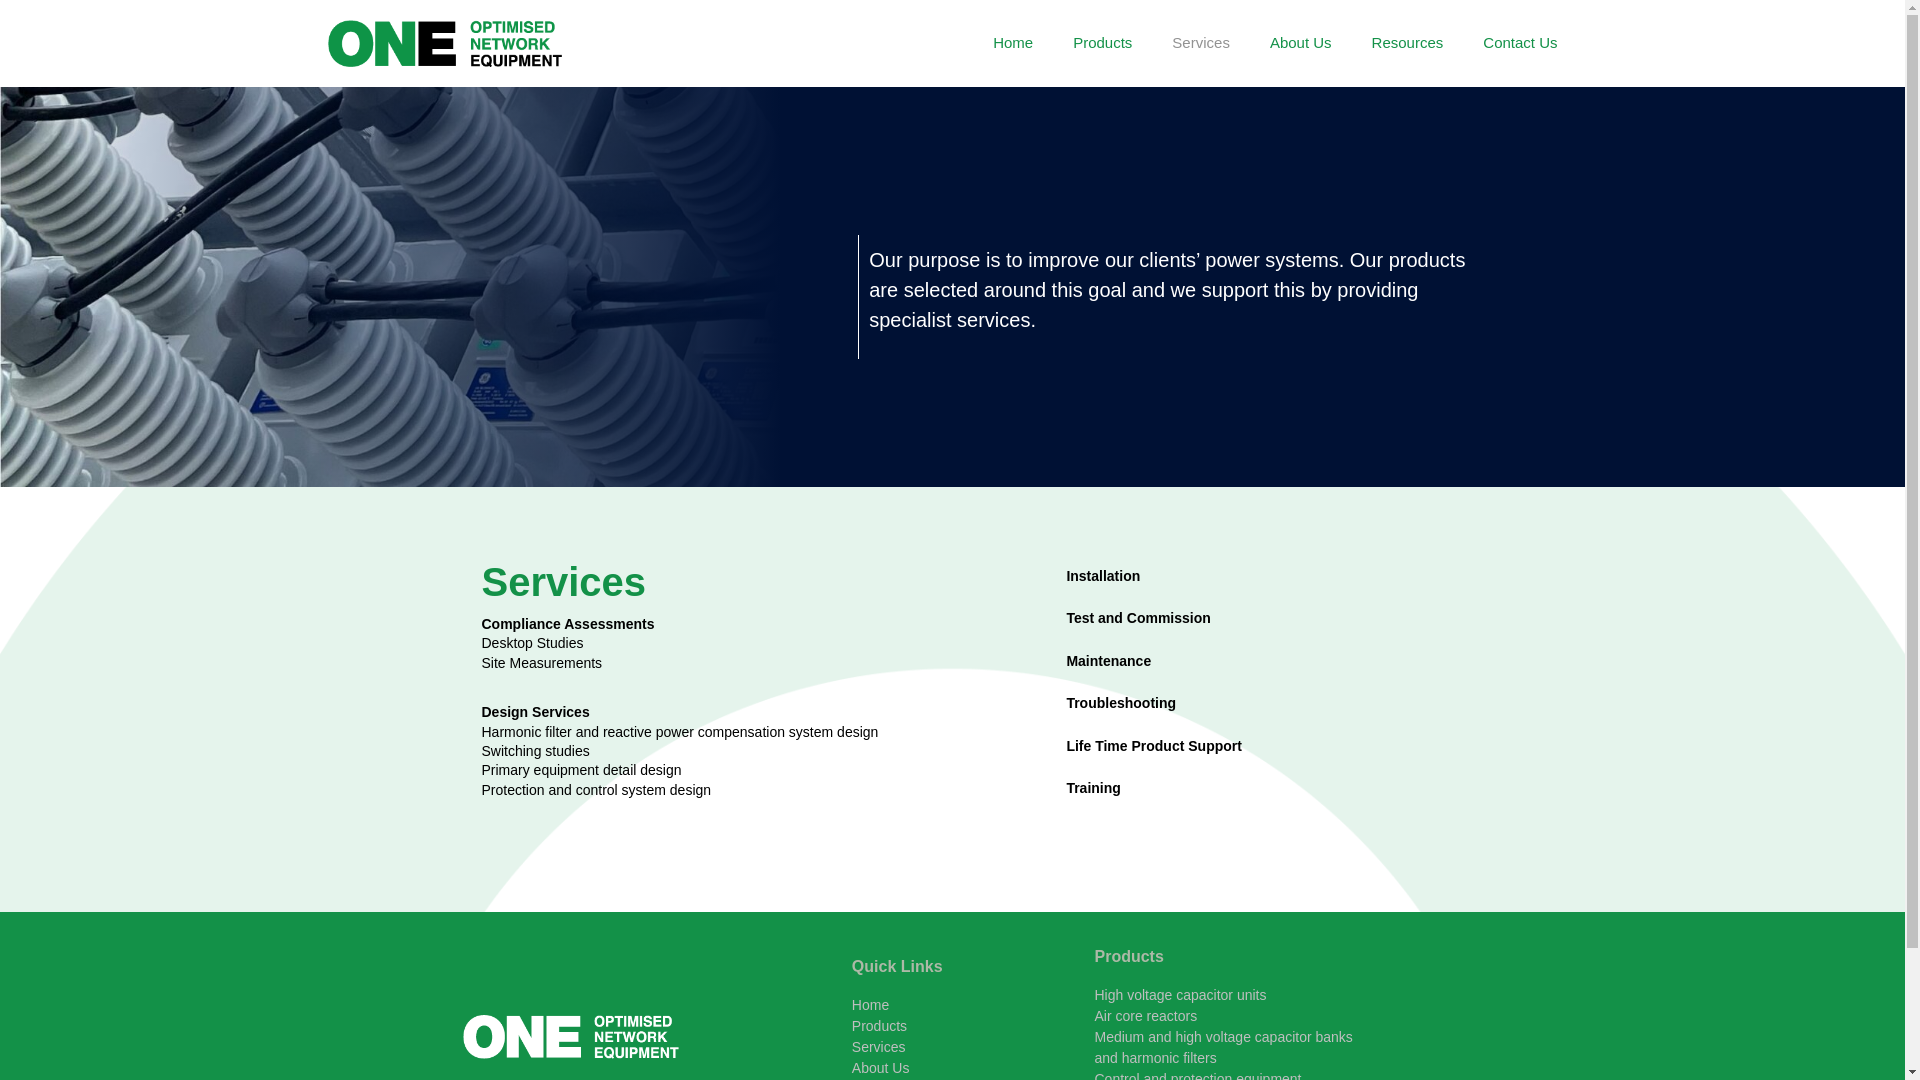 The width and height of the screenshot is (1920, 1080). What do you see at coordinates (1463, 42) in the screenshot?
I see `'Contact Us'` at bounding box center [1463, 42].